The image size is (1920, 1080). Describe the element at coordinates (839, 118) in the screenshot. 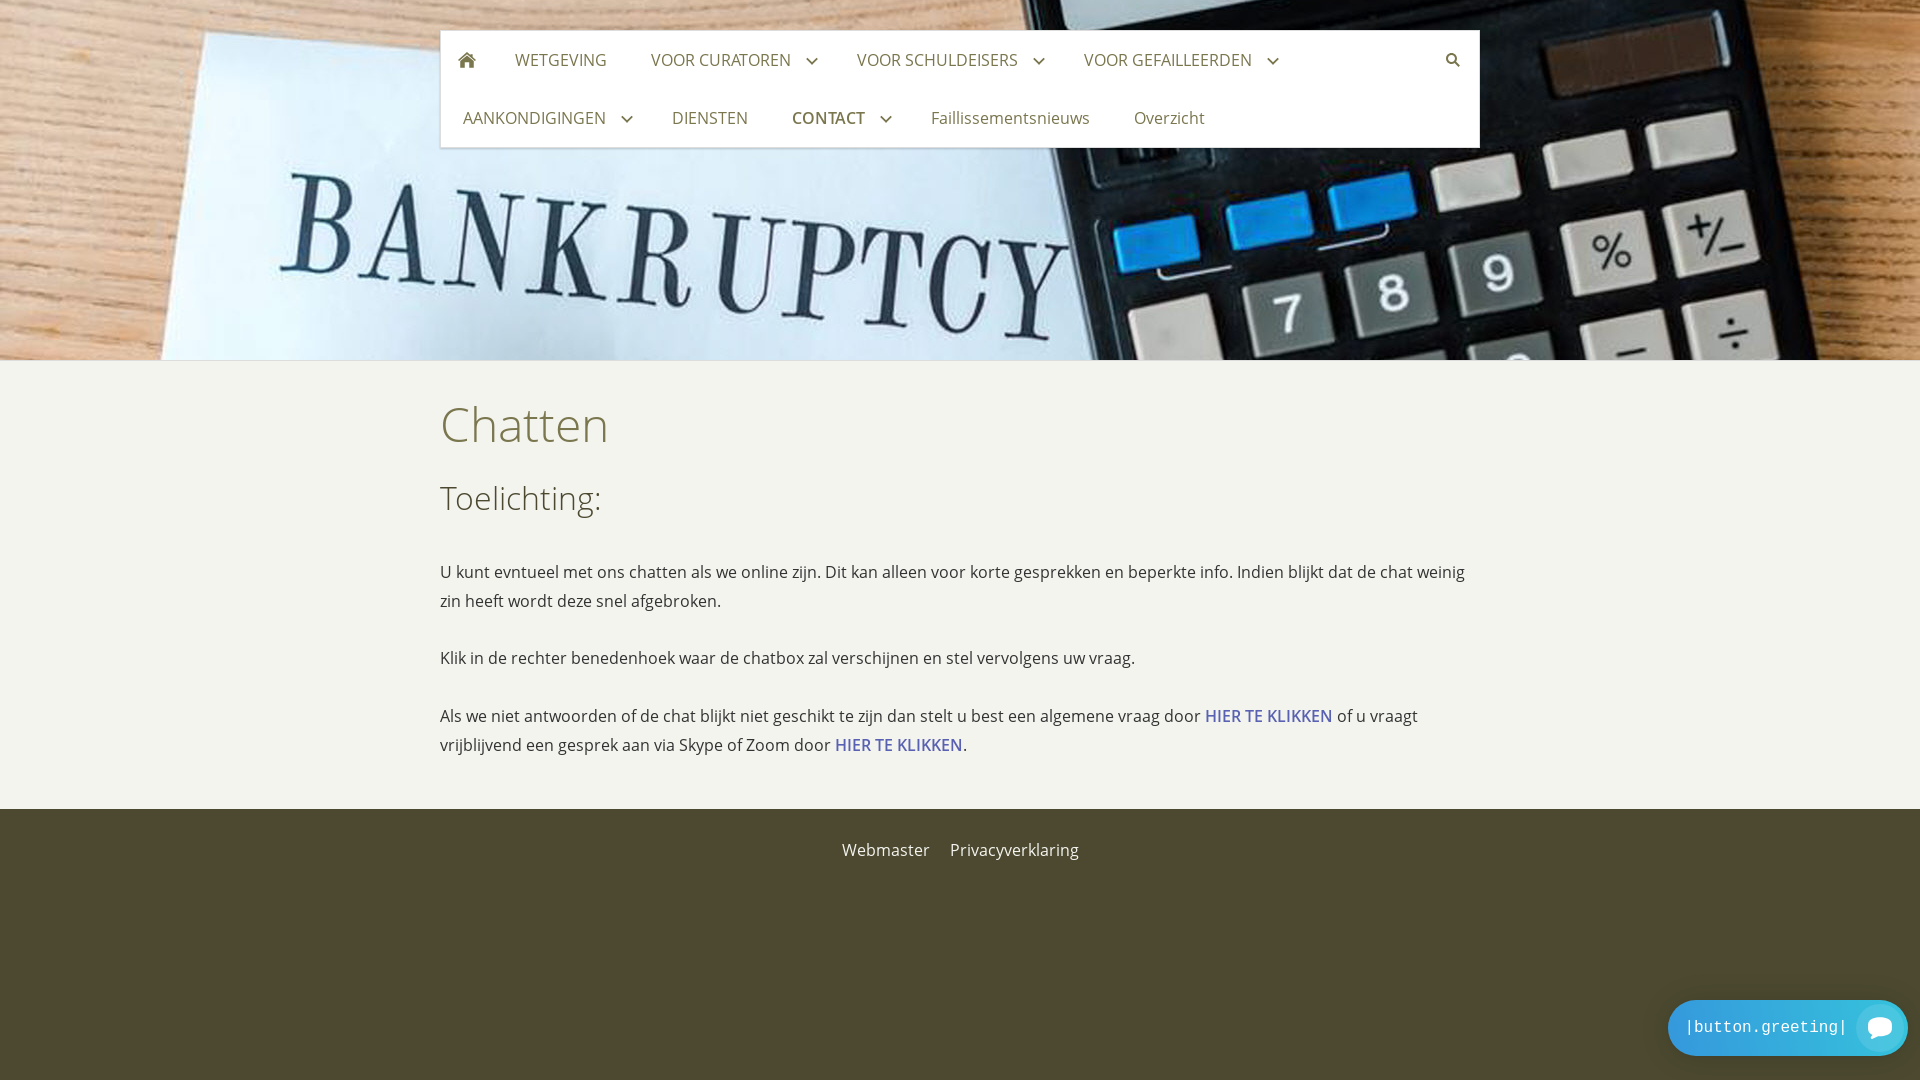

I see `'CONTACT'` at that location.